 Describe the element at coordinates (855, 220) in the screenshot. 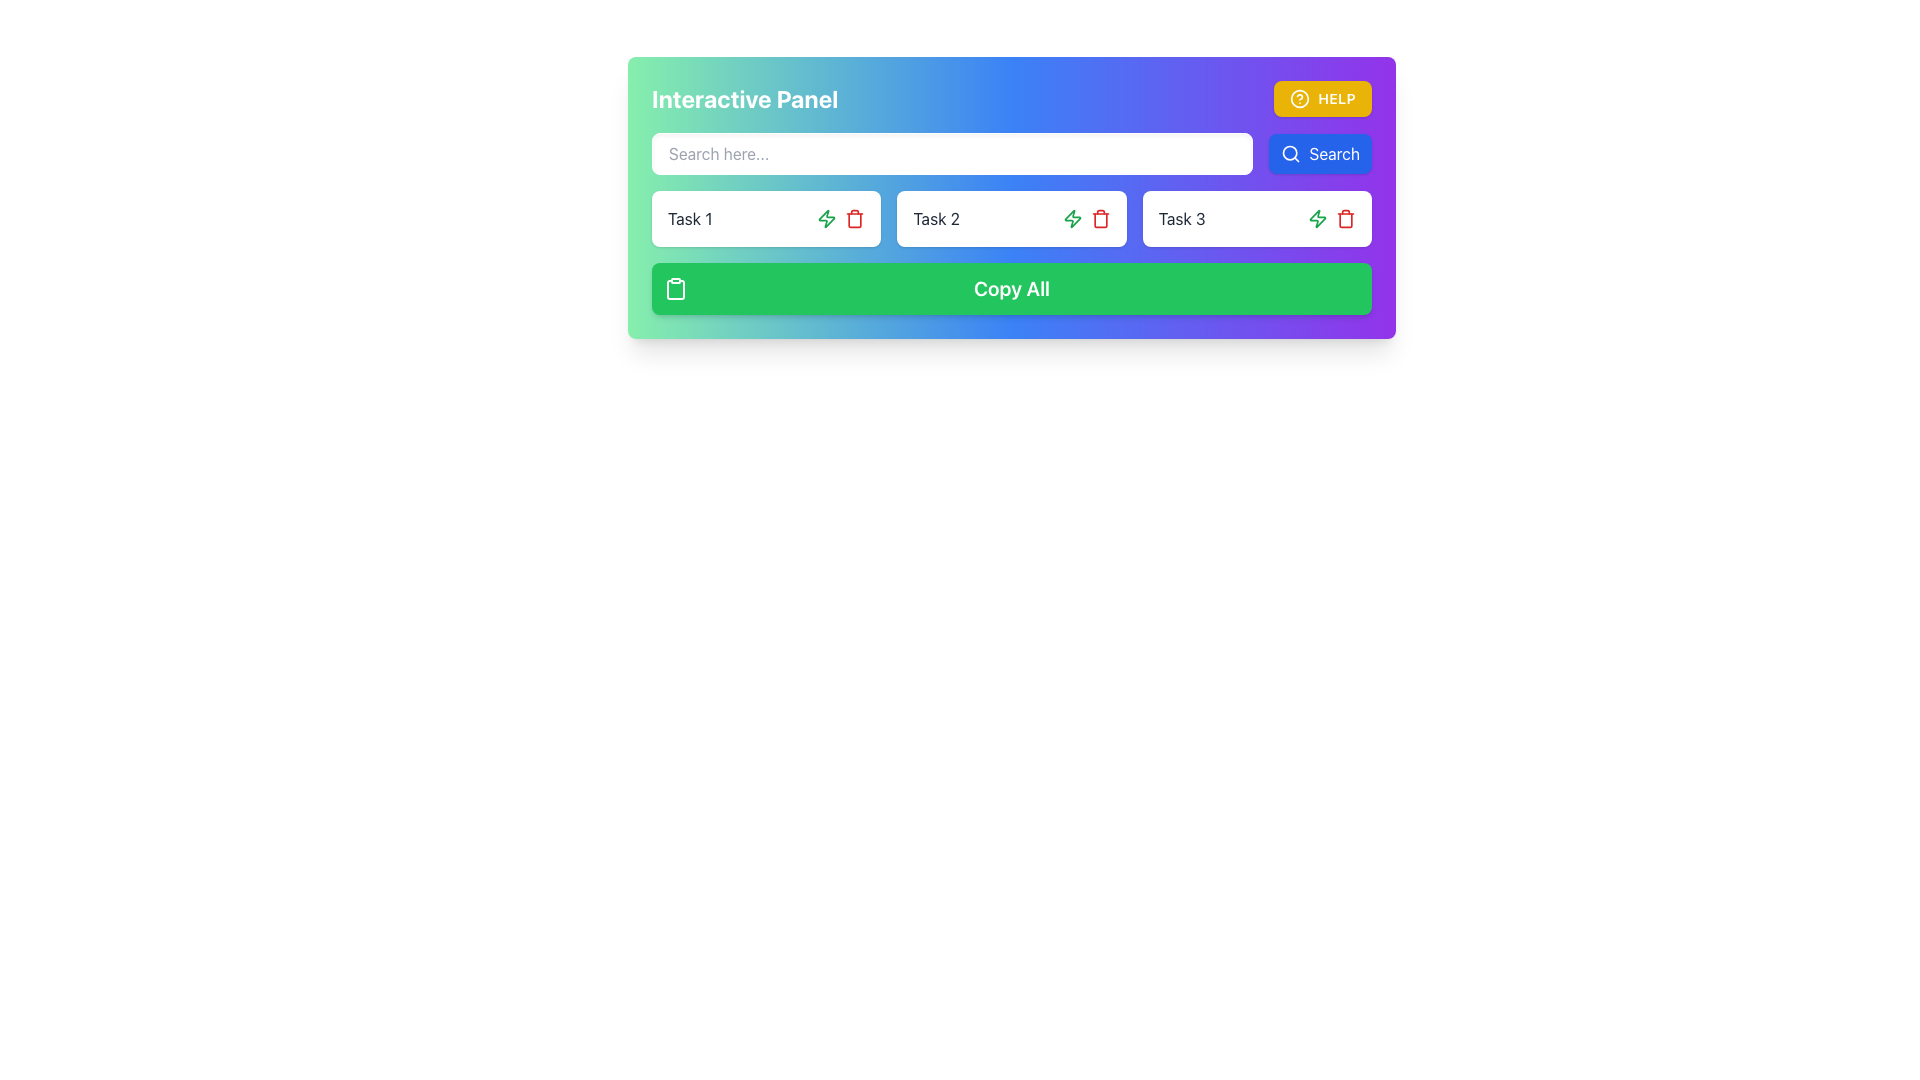

I see `the delete icon for Task 2 within the Interactive Panel` at that location.